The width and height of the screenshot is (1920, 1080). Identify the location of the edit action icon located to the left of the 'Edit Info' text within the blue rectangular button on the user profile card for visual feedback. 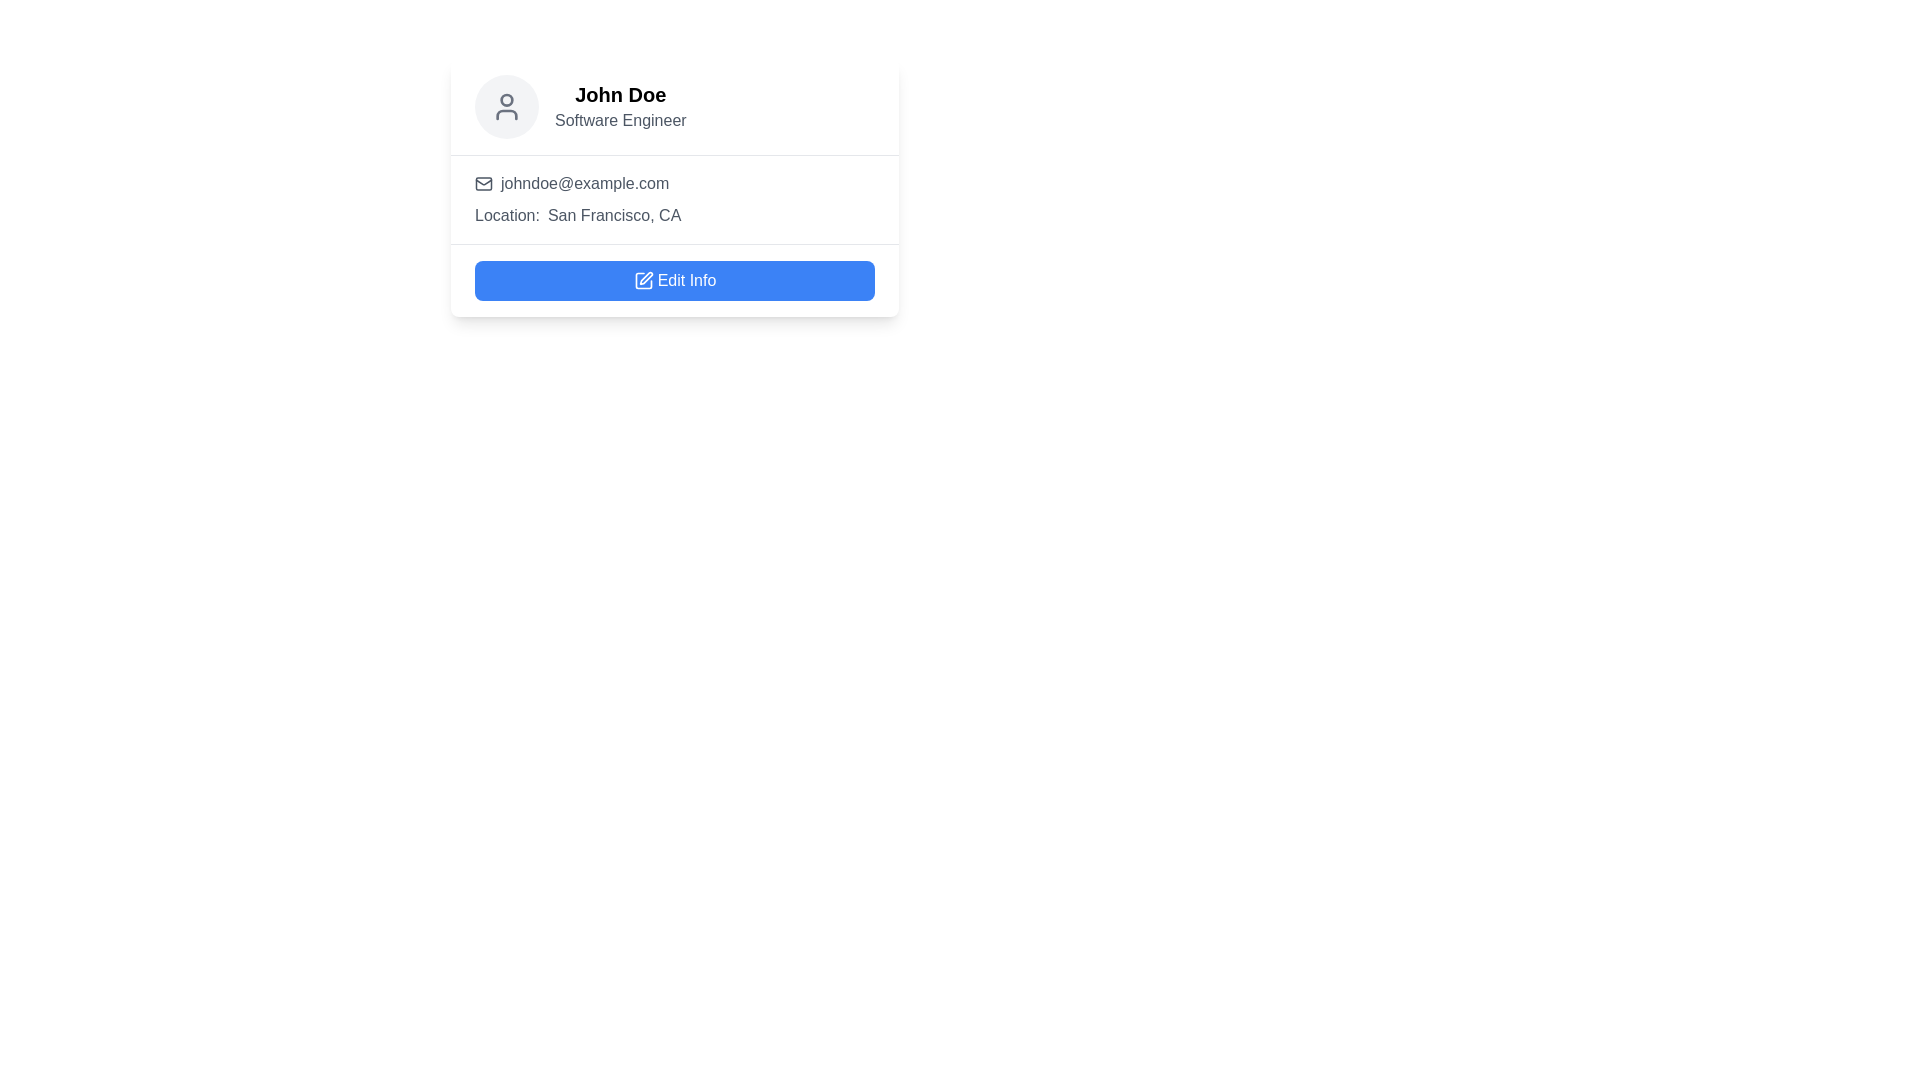
(646, 278).